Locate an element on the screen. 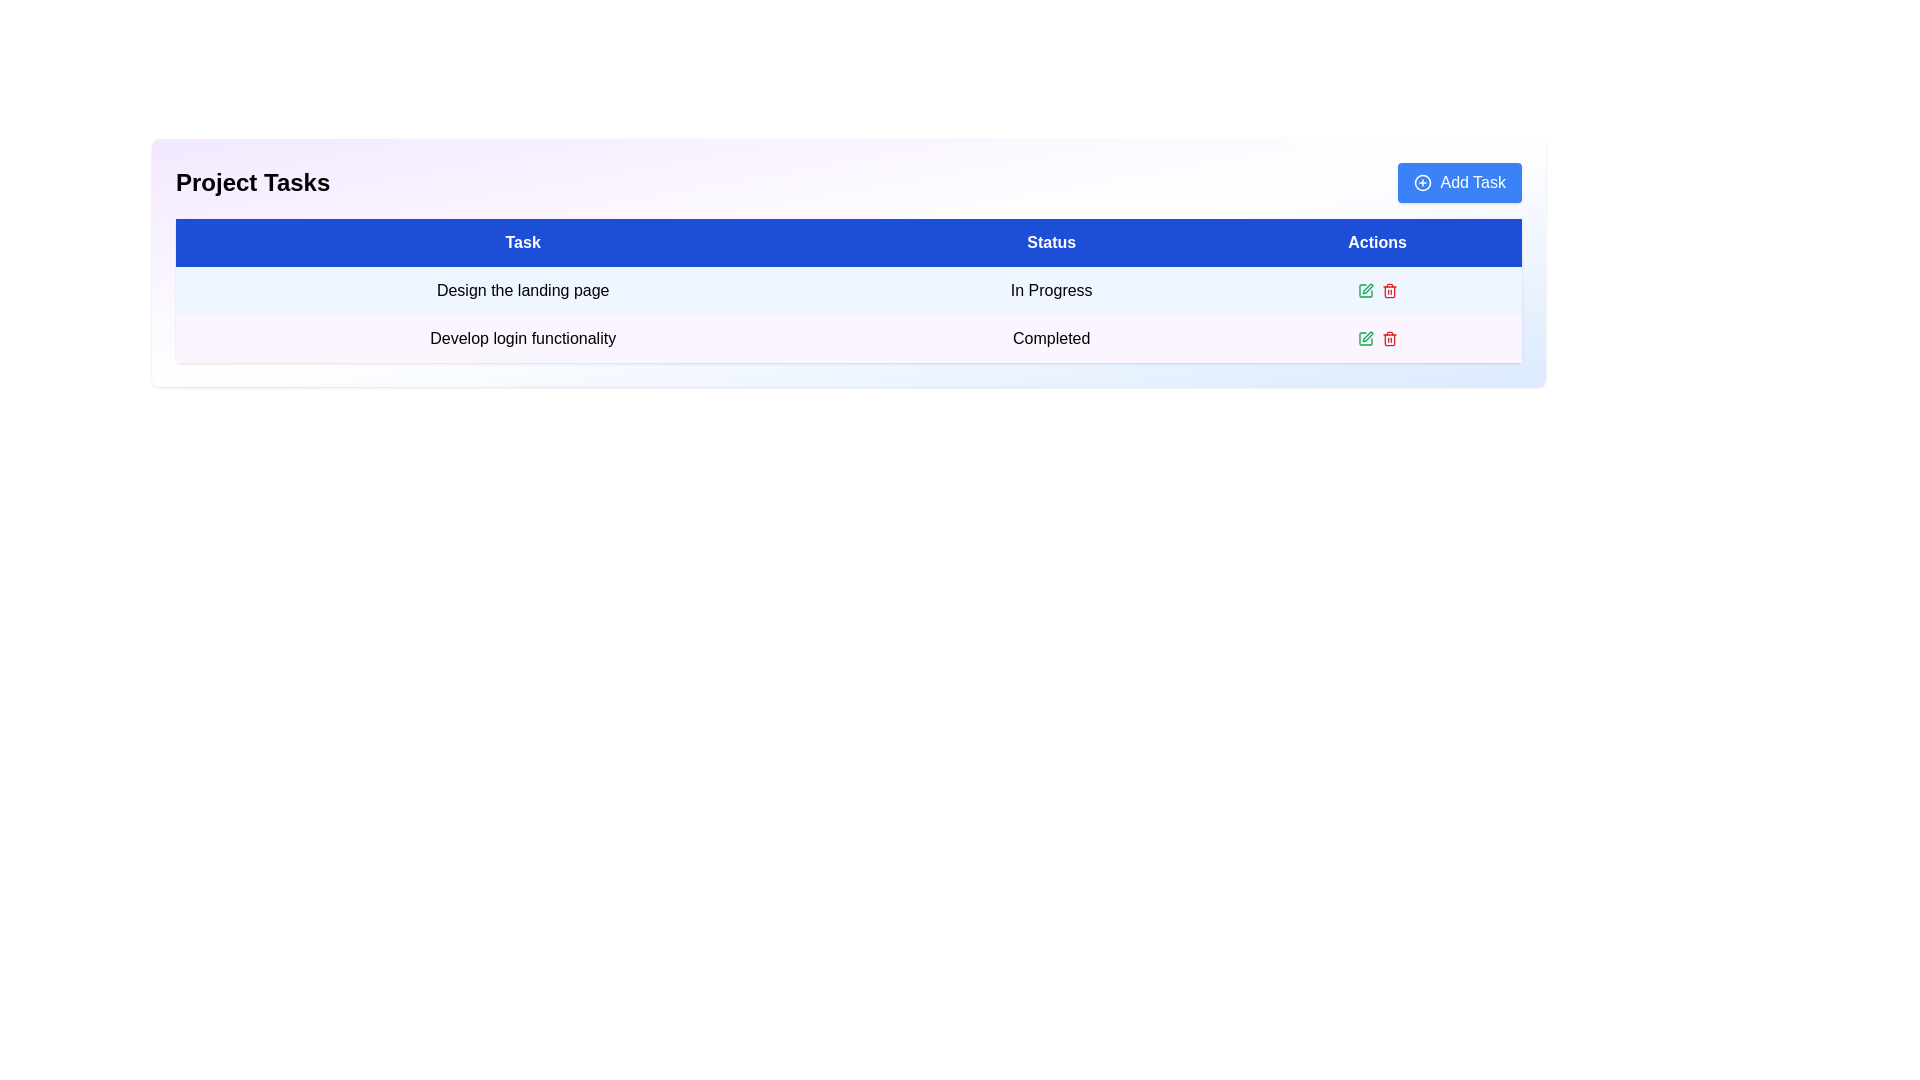 This screenshot has height=1080, width=1920. the text label indicating the current status of the task labeled 'Design the landing page' located in the second column of the first row under the 'Status' header in the project tasks table is located at coordinates (1050, 290).